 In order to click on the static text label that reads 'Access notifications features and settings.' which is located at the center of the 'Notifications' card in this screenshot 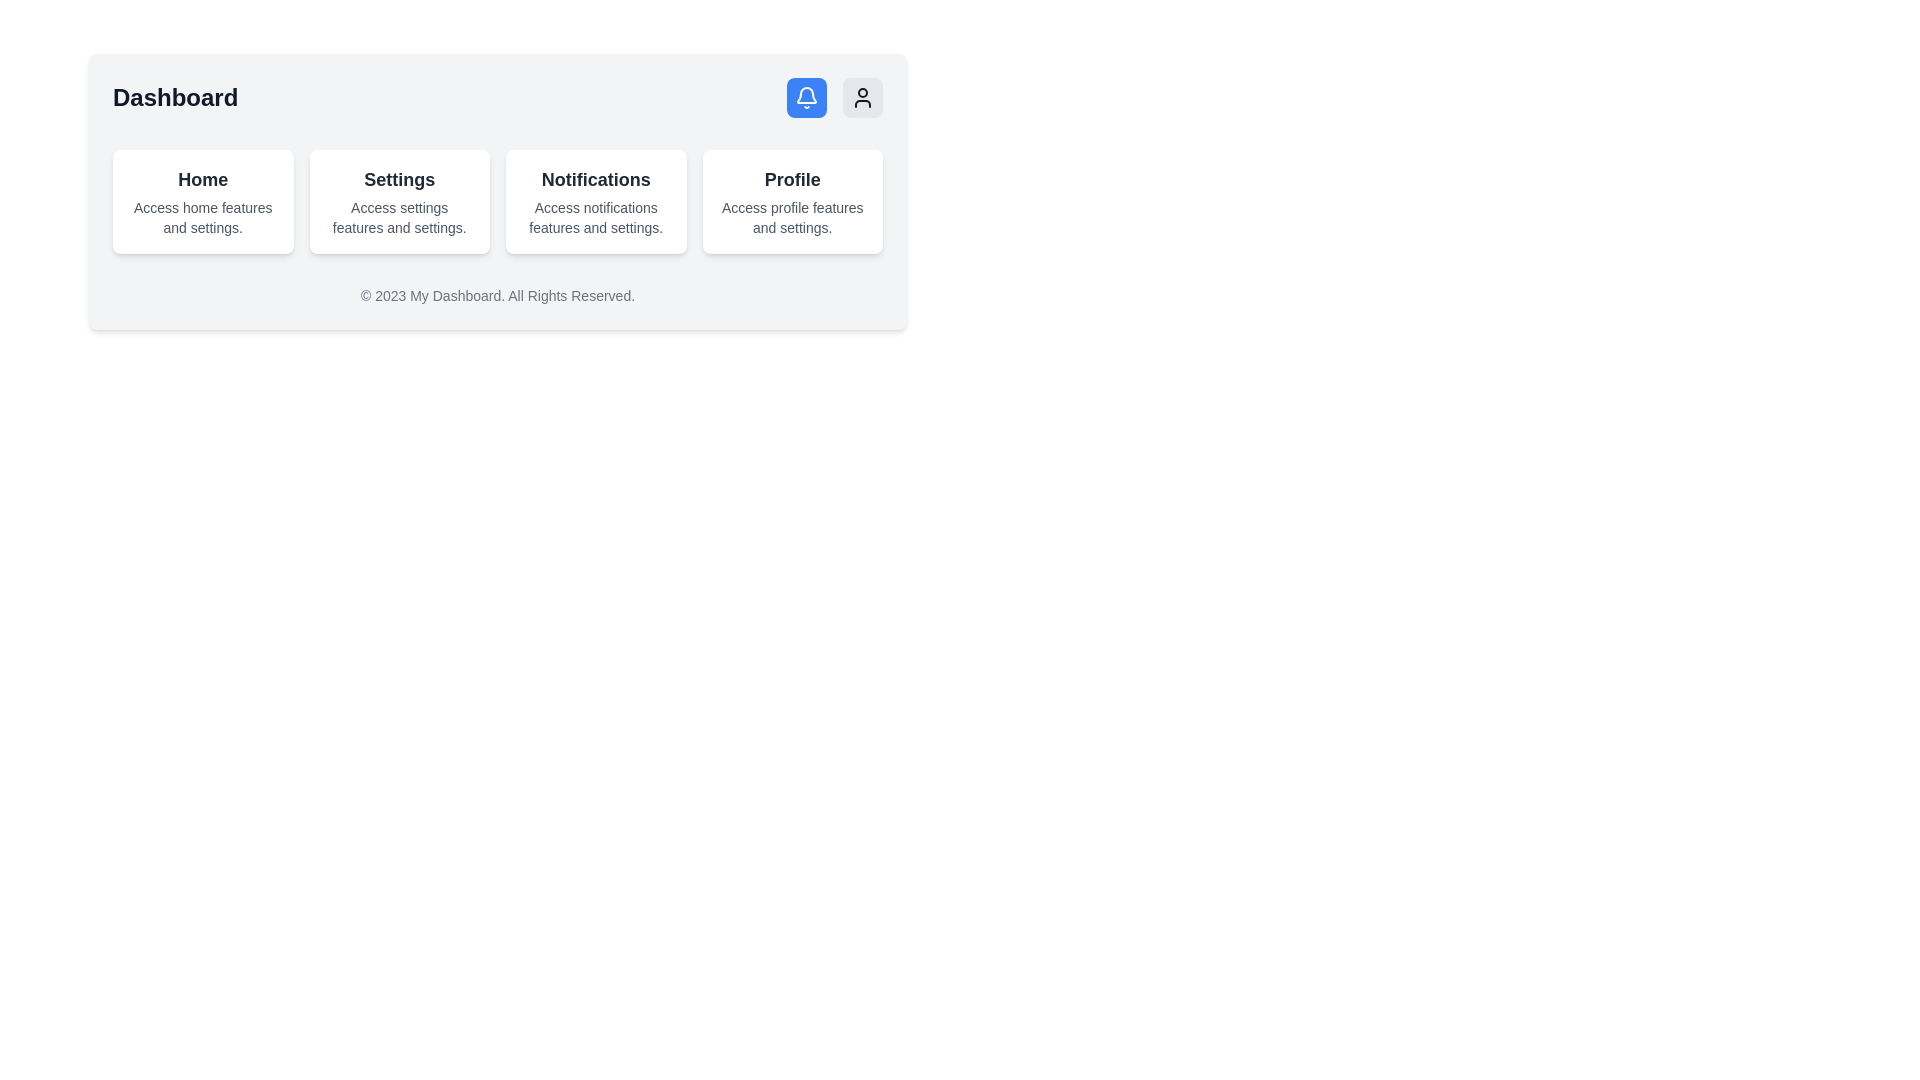, I will do `click(595, 218)`.